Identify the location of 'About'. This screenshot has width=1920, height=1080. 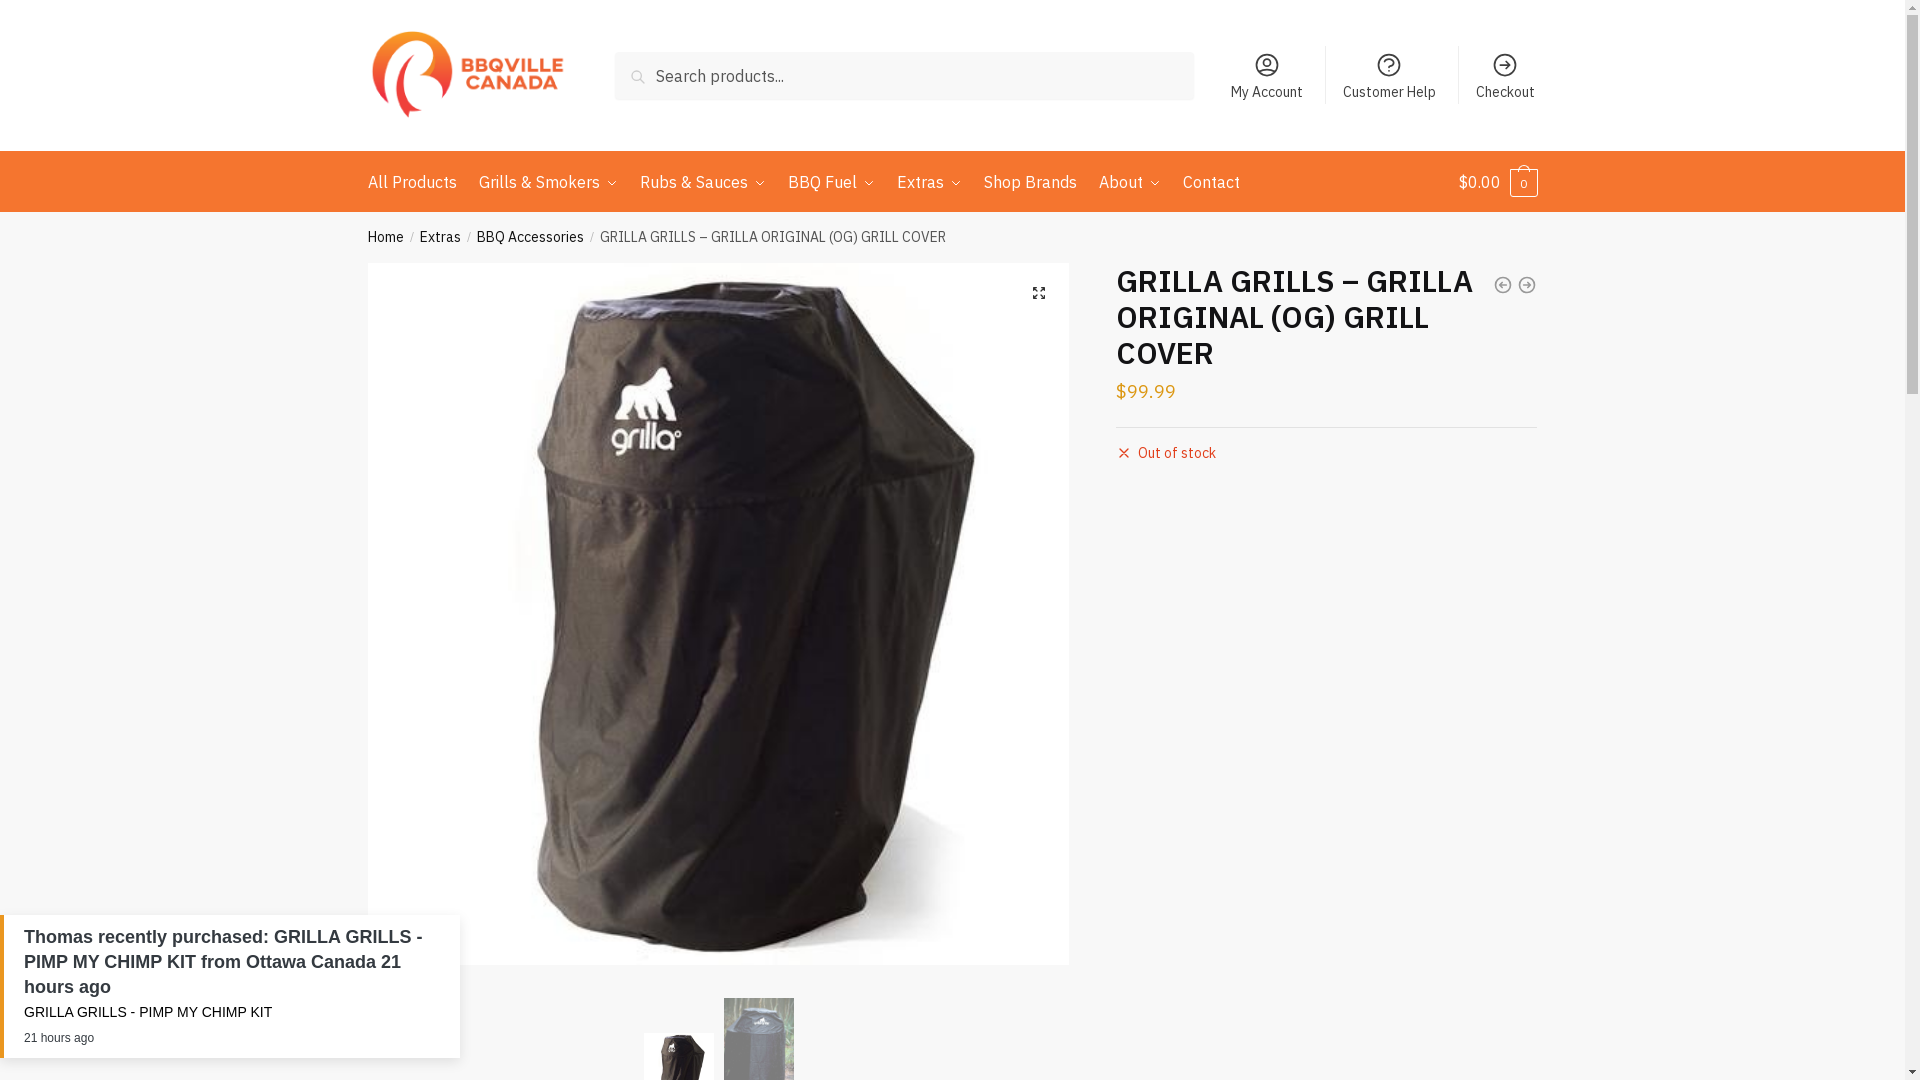
(1088, 181).